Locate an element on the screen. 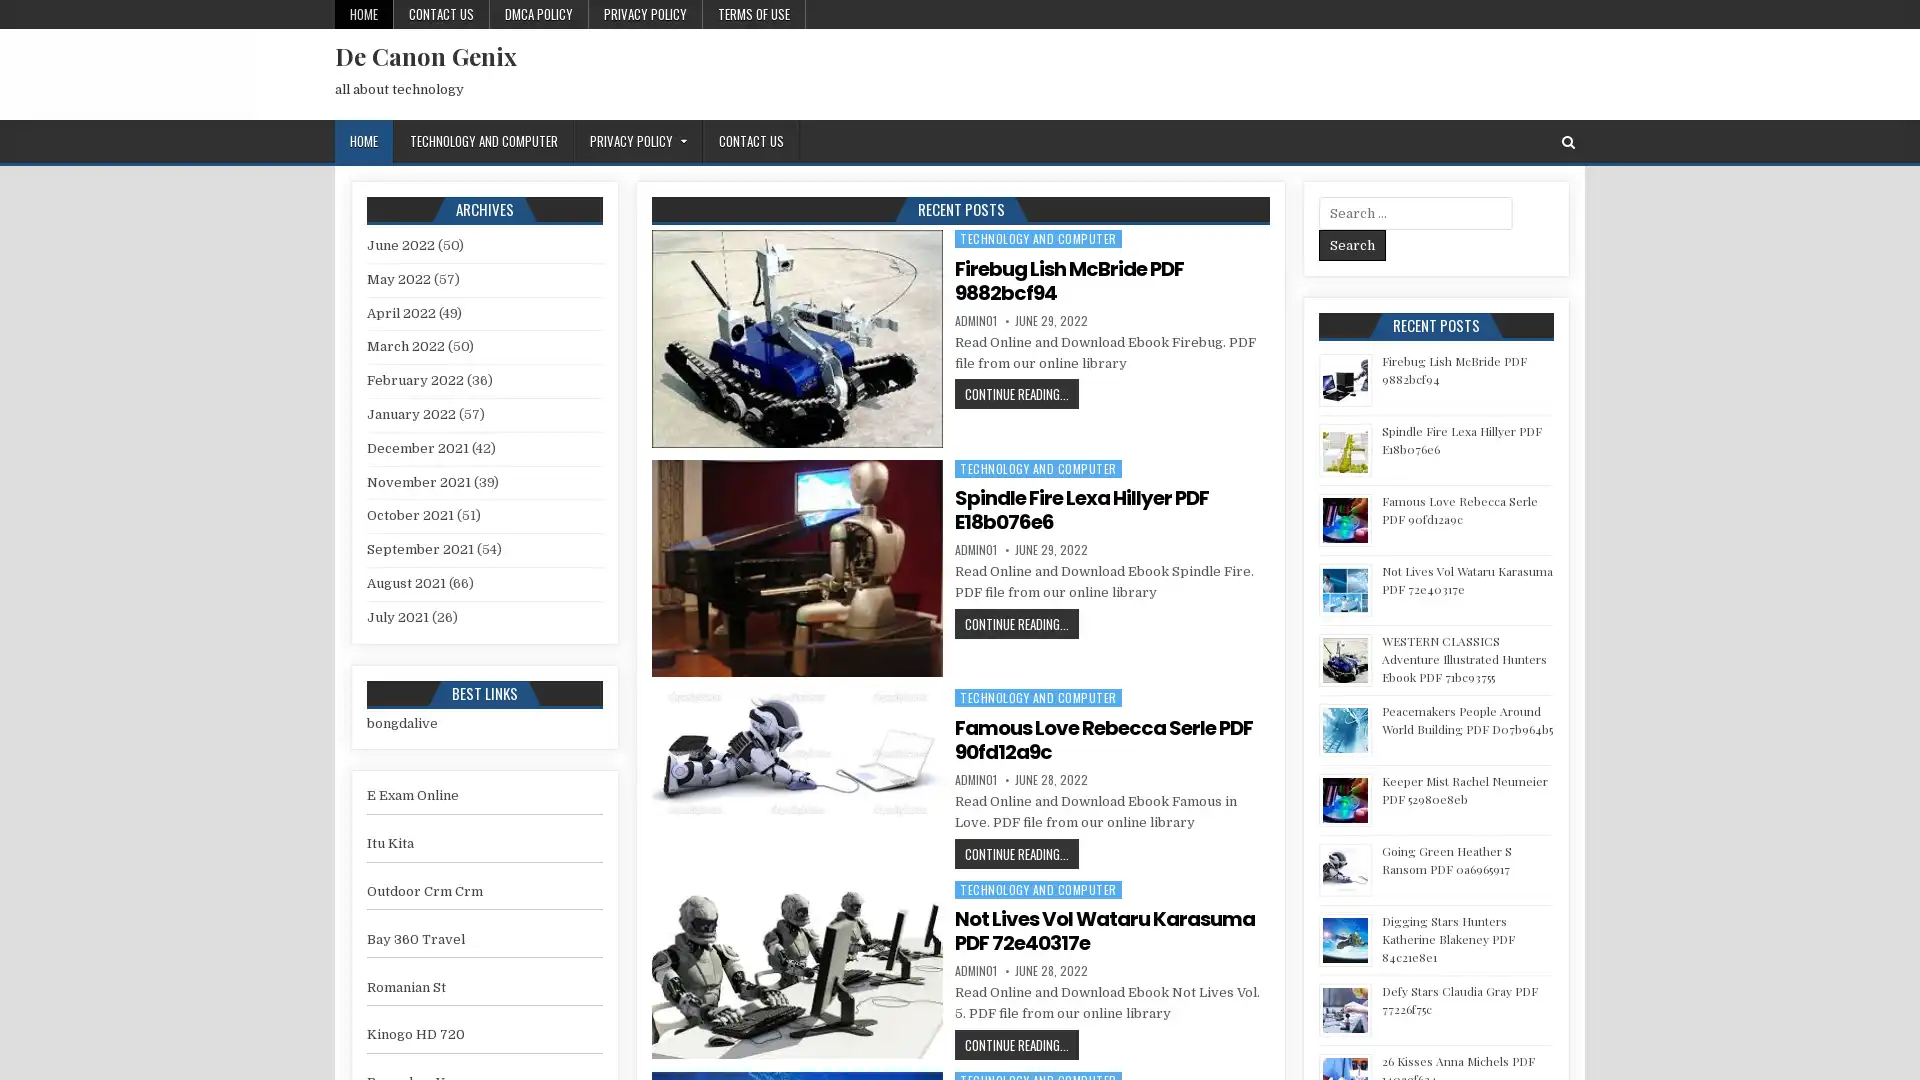 The width and height of the screenshot is (1920, 1080). Search is located at coordinates (1351, 244).